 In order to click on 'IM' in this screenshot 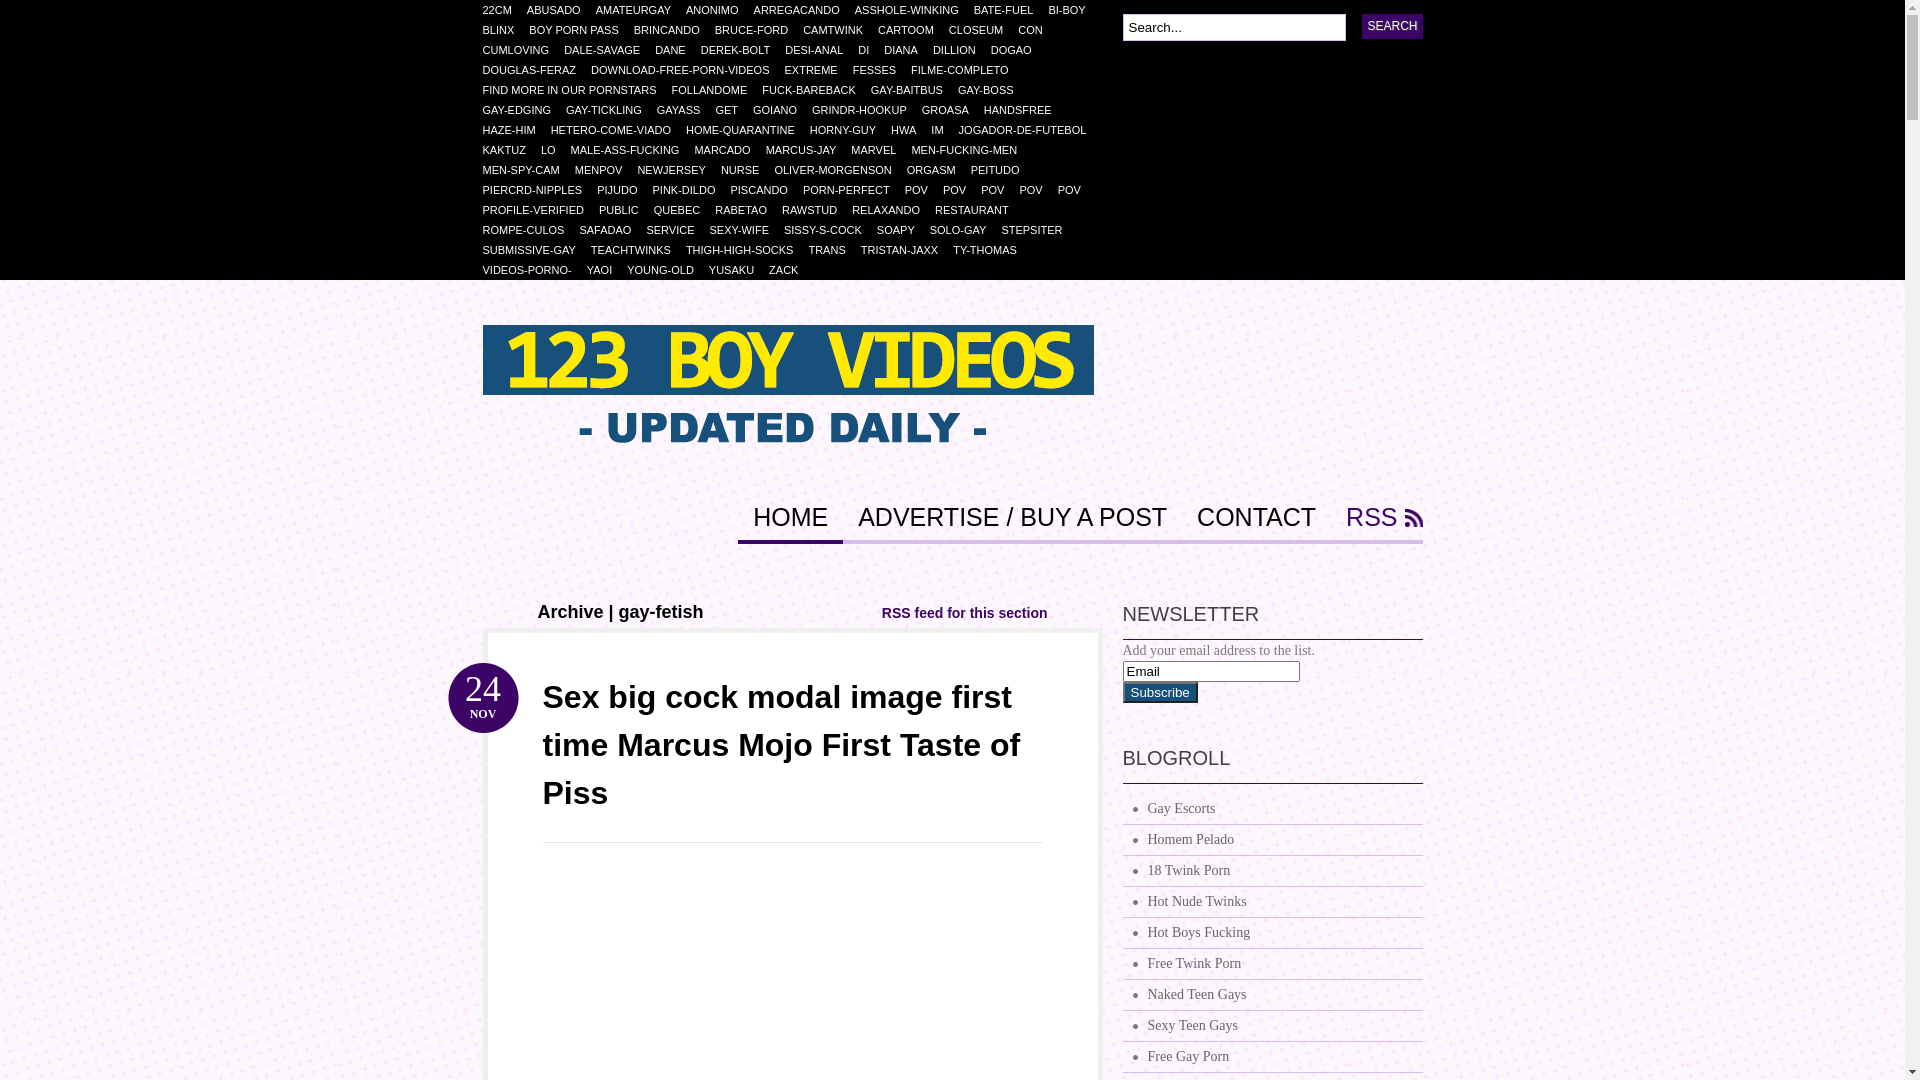, I will do `click(943, 130)`.